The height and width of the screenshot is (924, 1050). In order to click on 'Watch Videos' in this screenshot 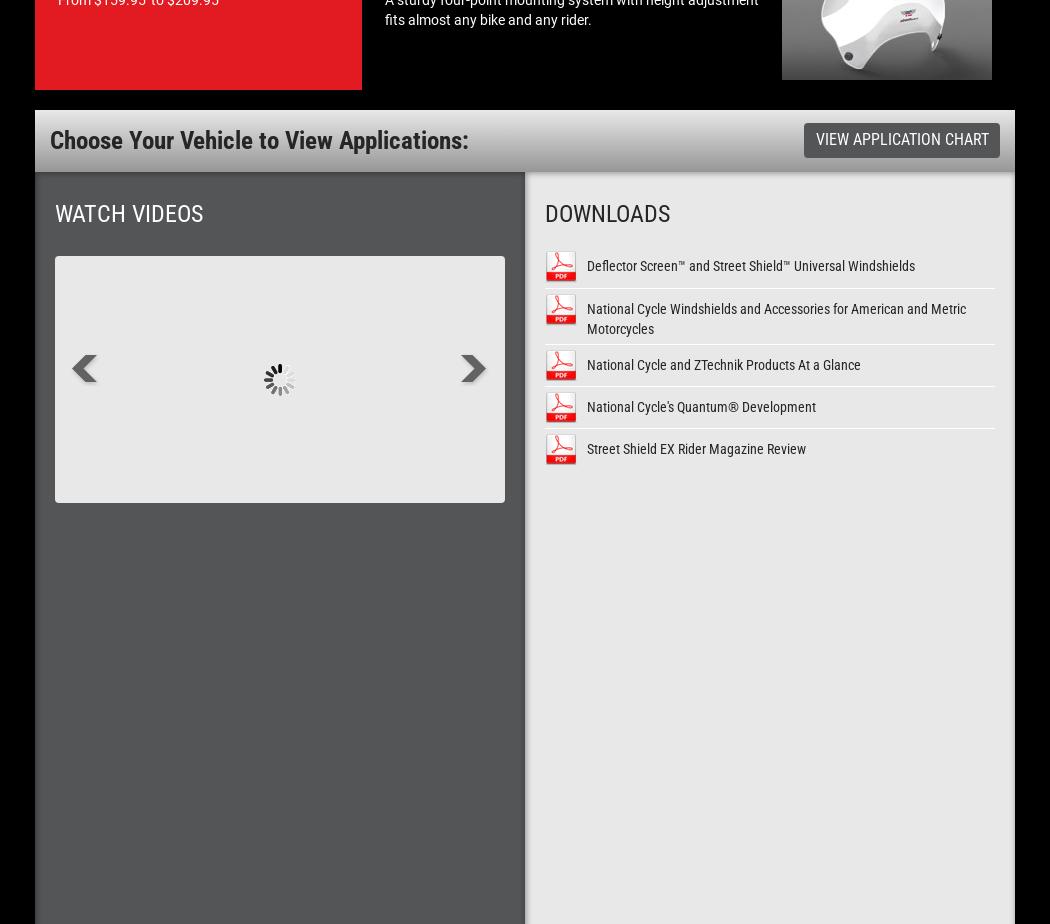, I will do `click(128, 212)`.